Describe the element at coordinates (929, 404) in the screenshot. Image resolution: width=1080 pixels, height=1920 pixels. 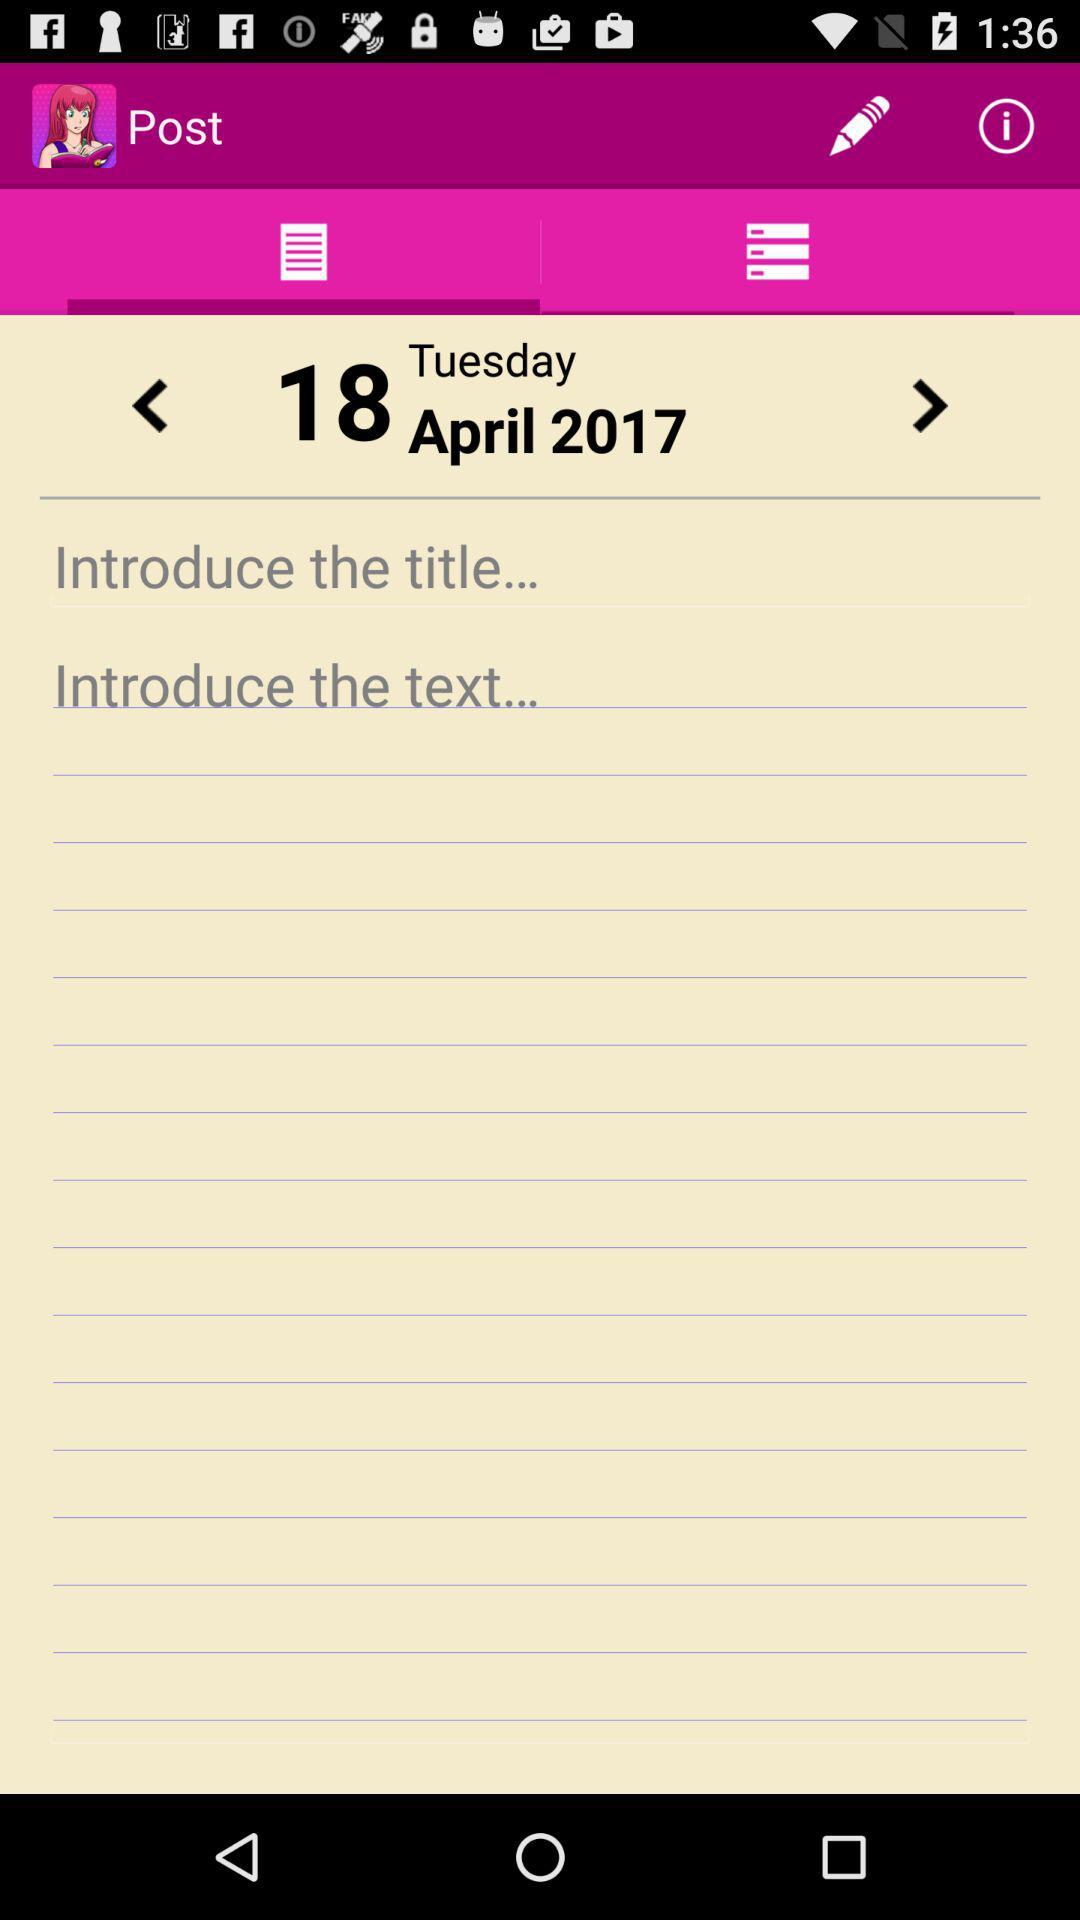
I see `next day` at that location.